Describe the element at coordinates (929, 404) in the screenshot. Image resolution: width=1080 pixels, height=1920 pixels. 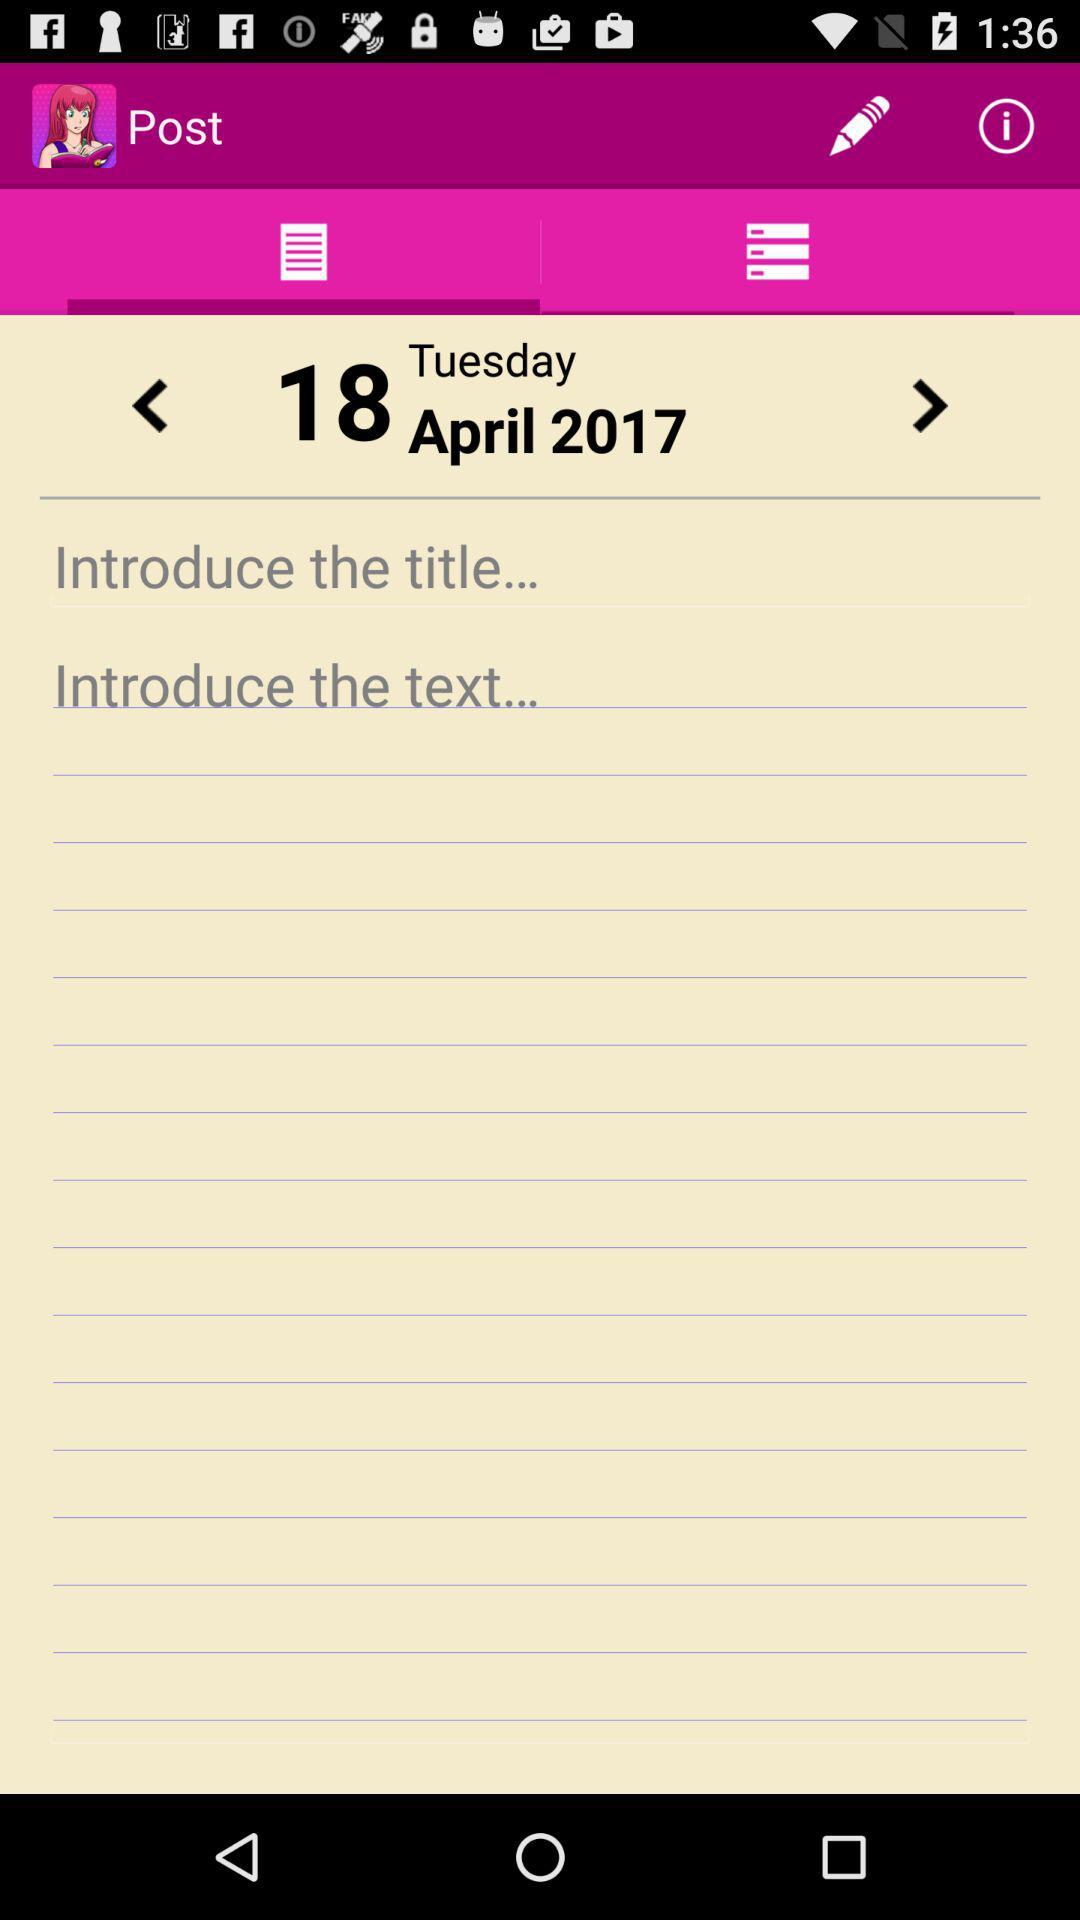
I see `next day` at that location.